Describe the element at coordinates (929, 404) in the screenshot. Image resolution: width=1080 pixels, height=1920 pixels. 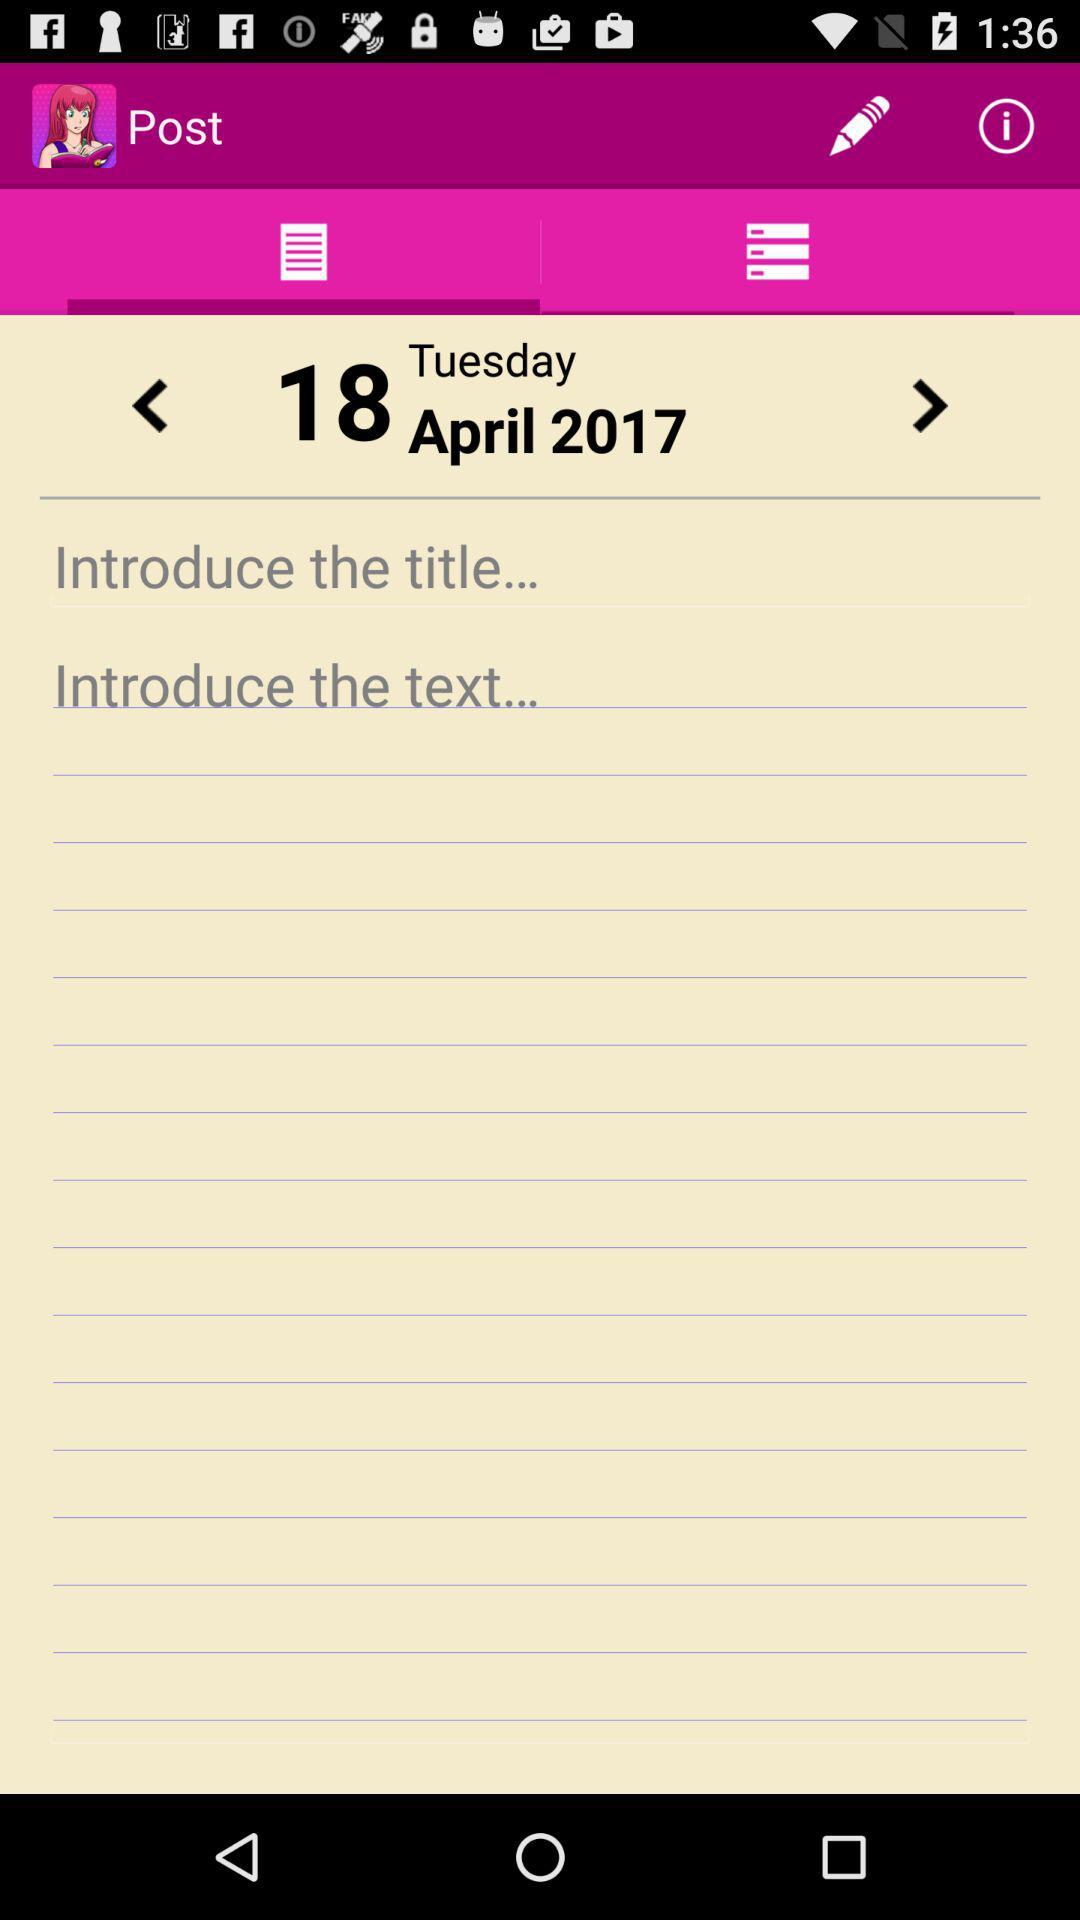
I see `next day` at that location.